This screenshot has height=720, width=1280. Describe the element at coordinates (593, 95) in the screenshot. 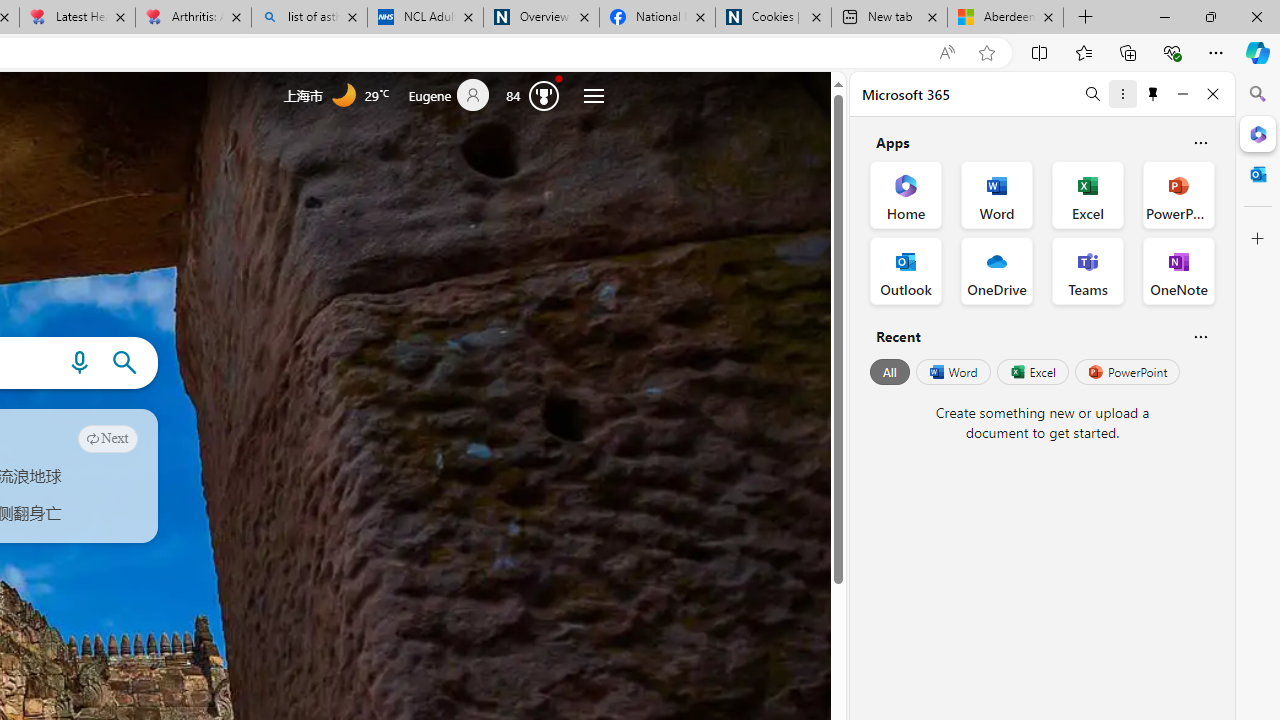

I see `'Settings and quick links'` at that location.